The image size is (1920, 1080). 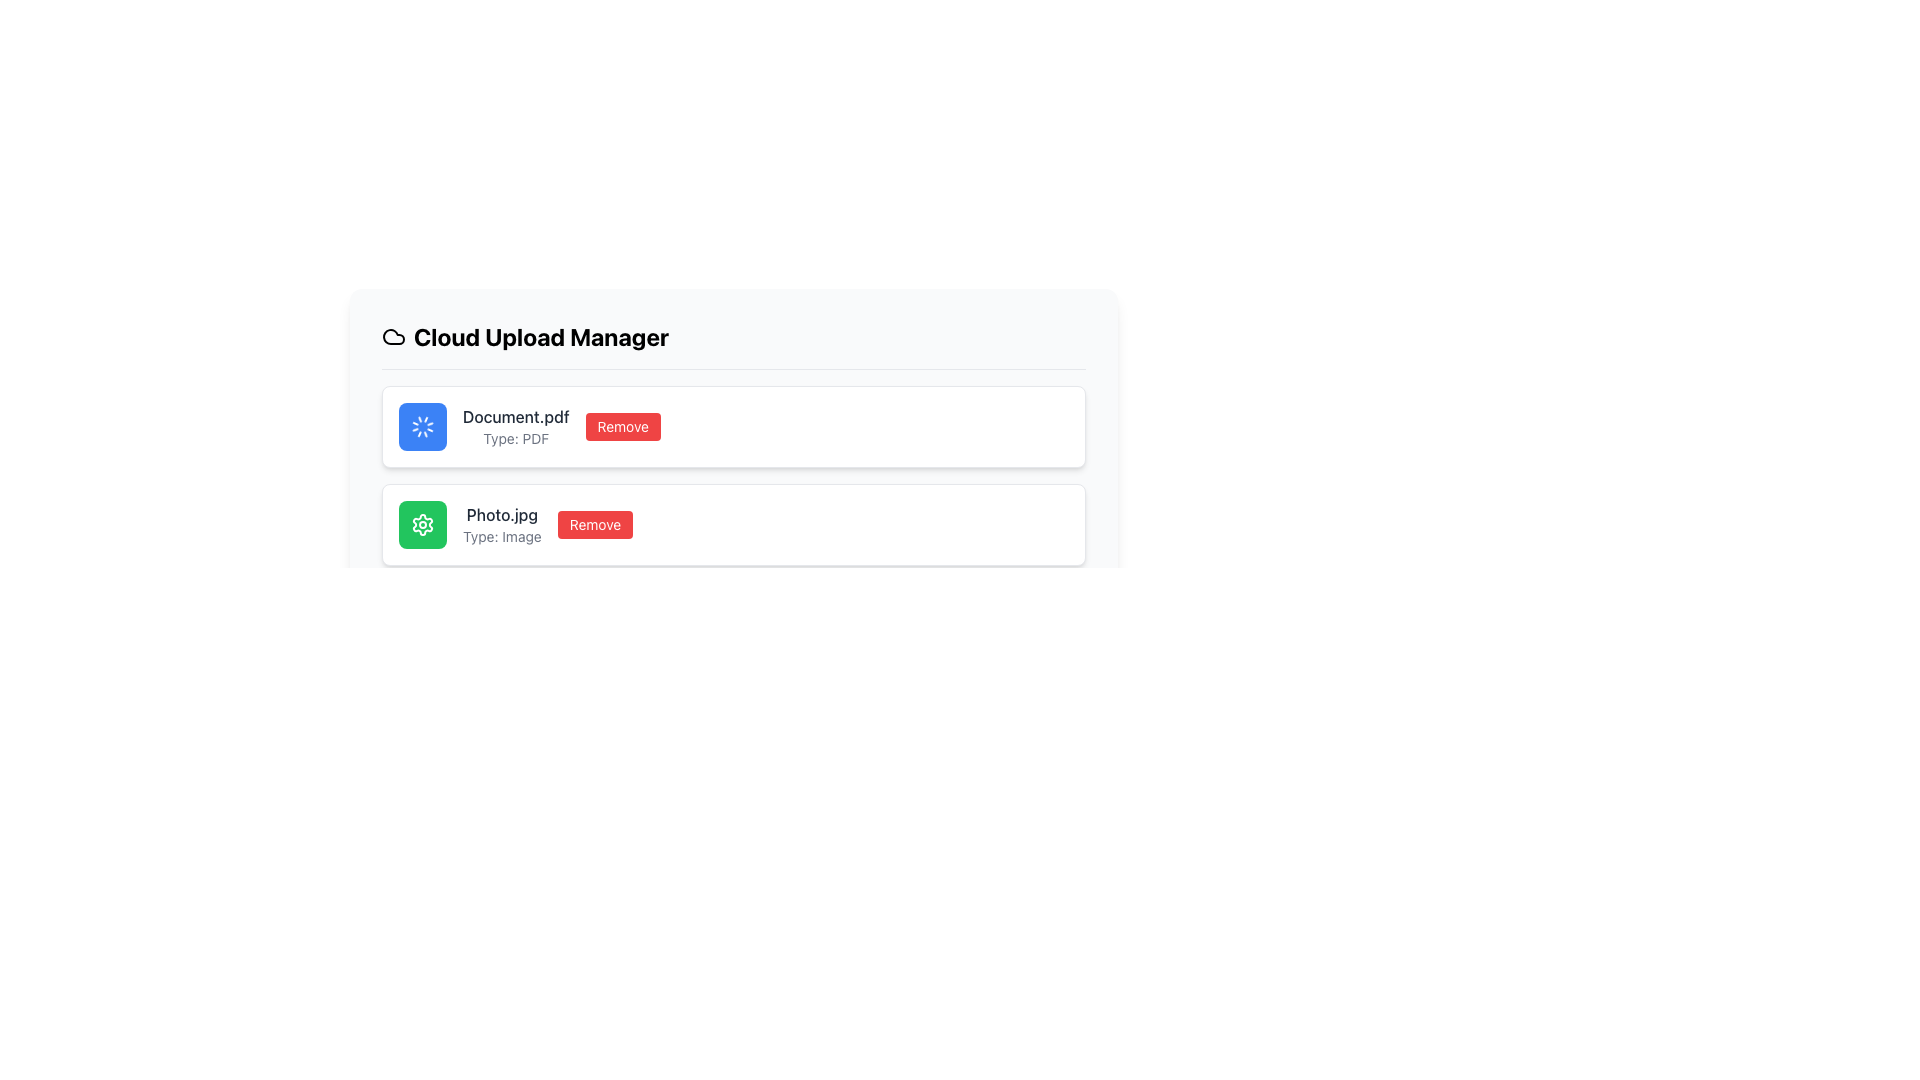 I want to click on file details from the first file entry display in the Cloud Upload Manager section of the application interface, so click(x=733, y=426).